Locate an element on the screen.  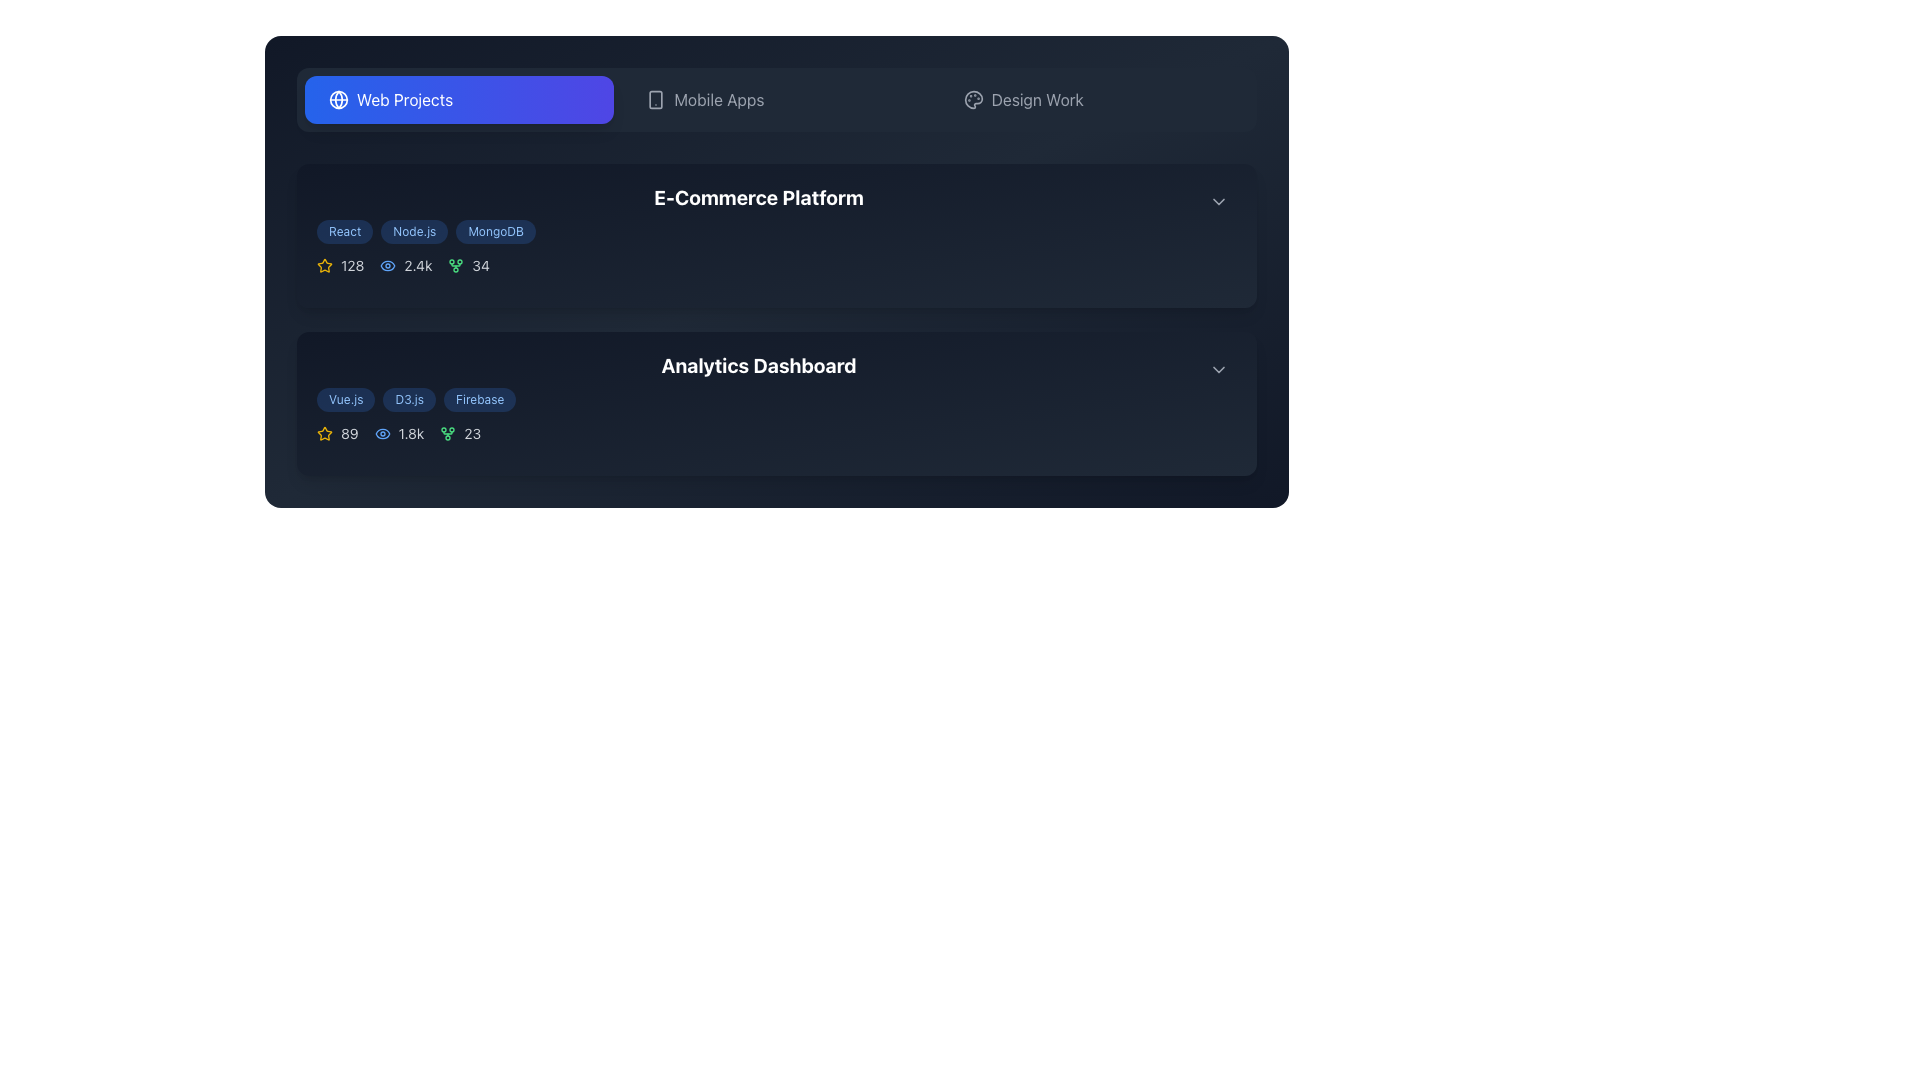
the visibility icon located to the left of the number '2.4k' in the first content block for 'E-Commerce Platform' is located at coordinates (388, 265).